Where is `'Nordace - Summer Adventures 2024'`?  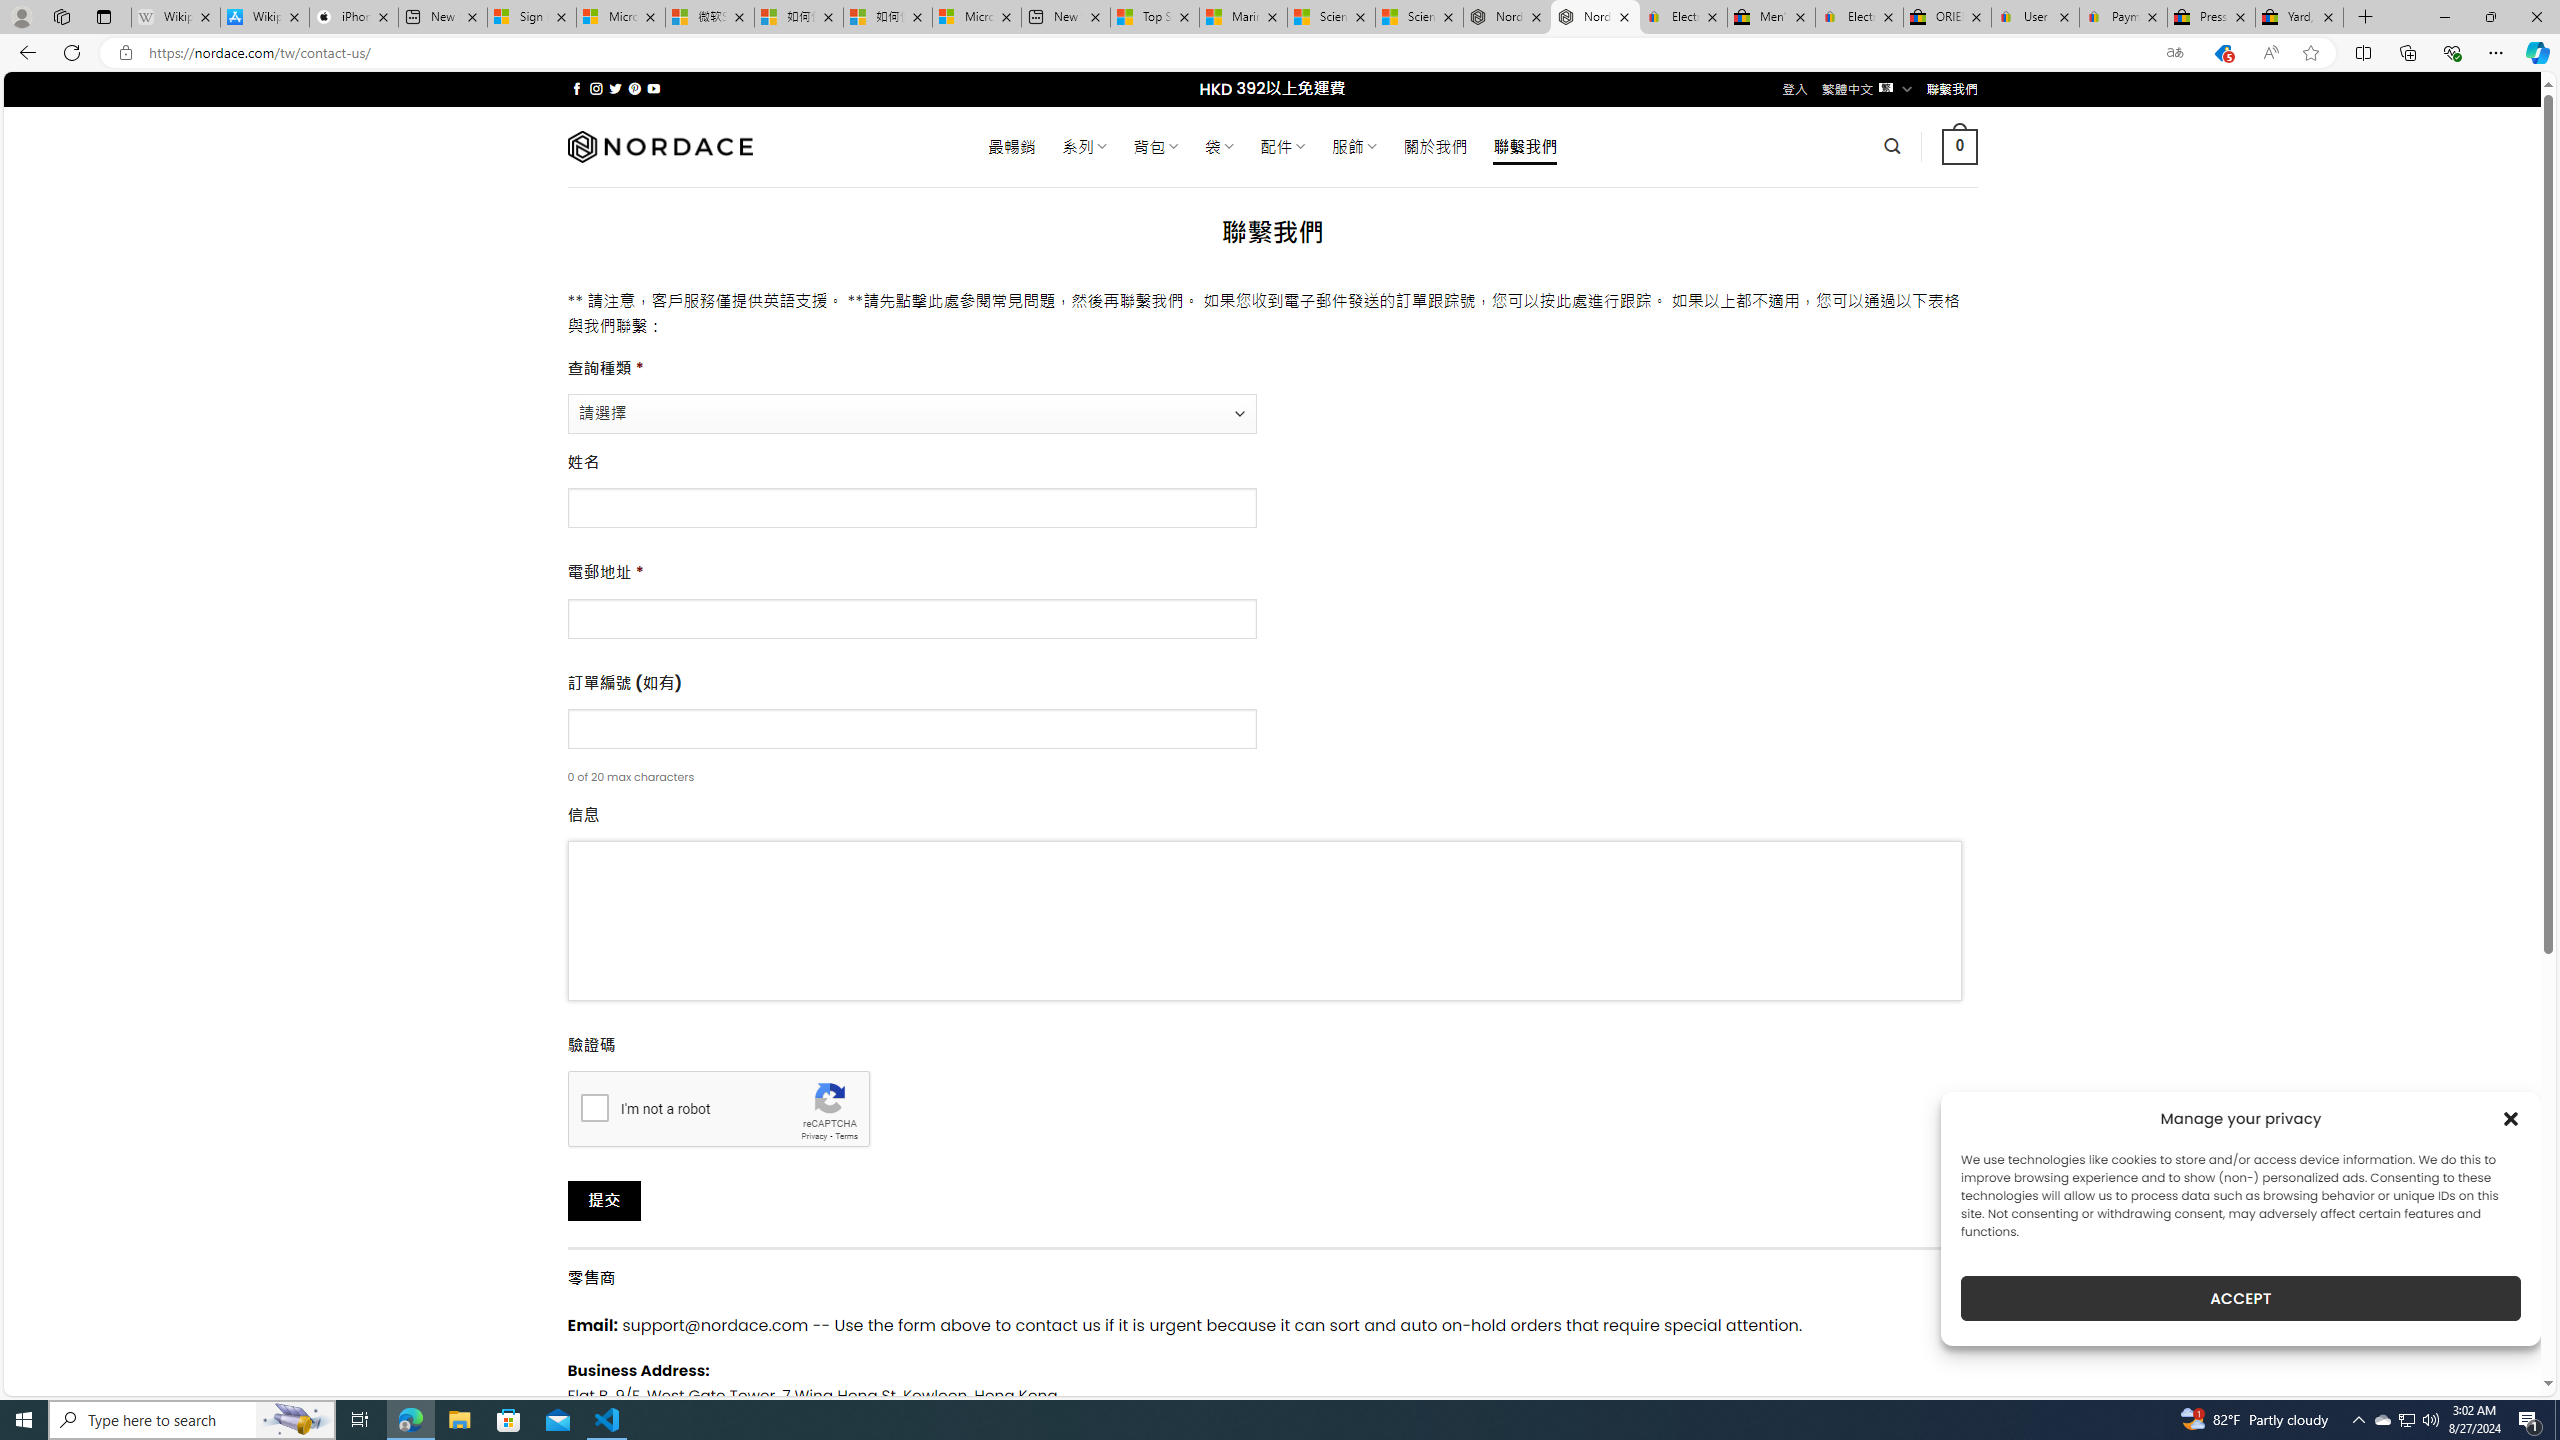
'Nordace - Summer Adventures 2024' is located at coordinates (1505, 16).